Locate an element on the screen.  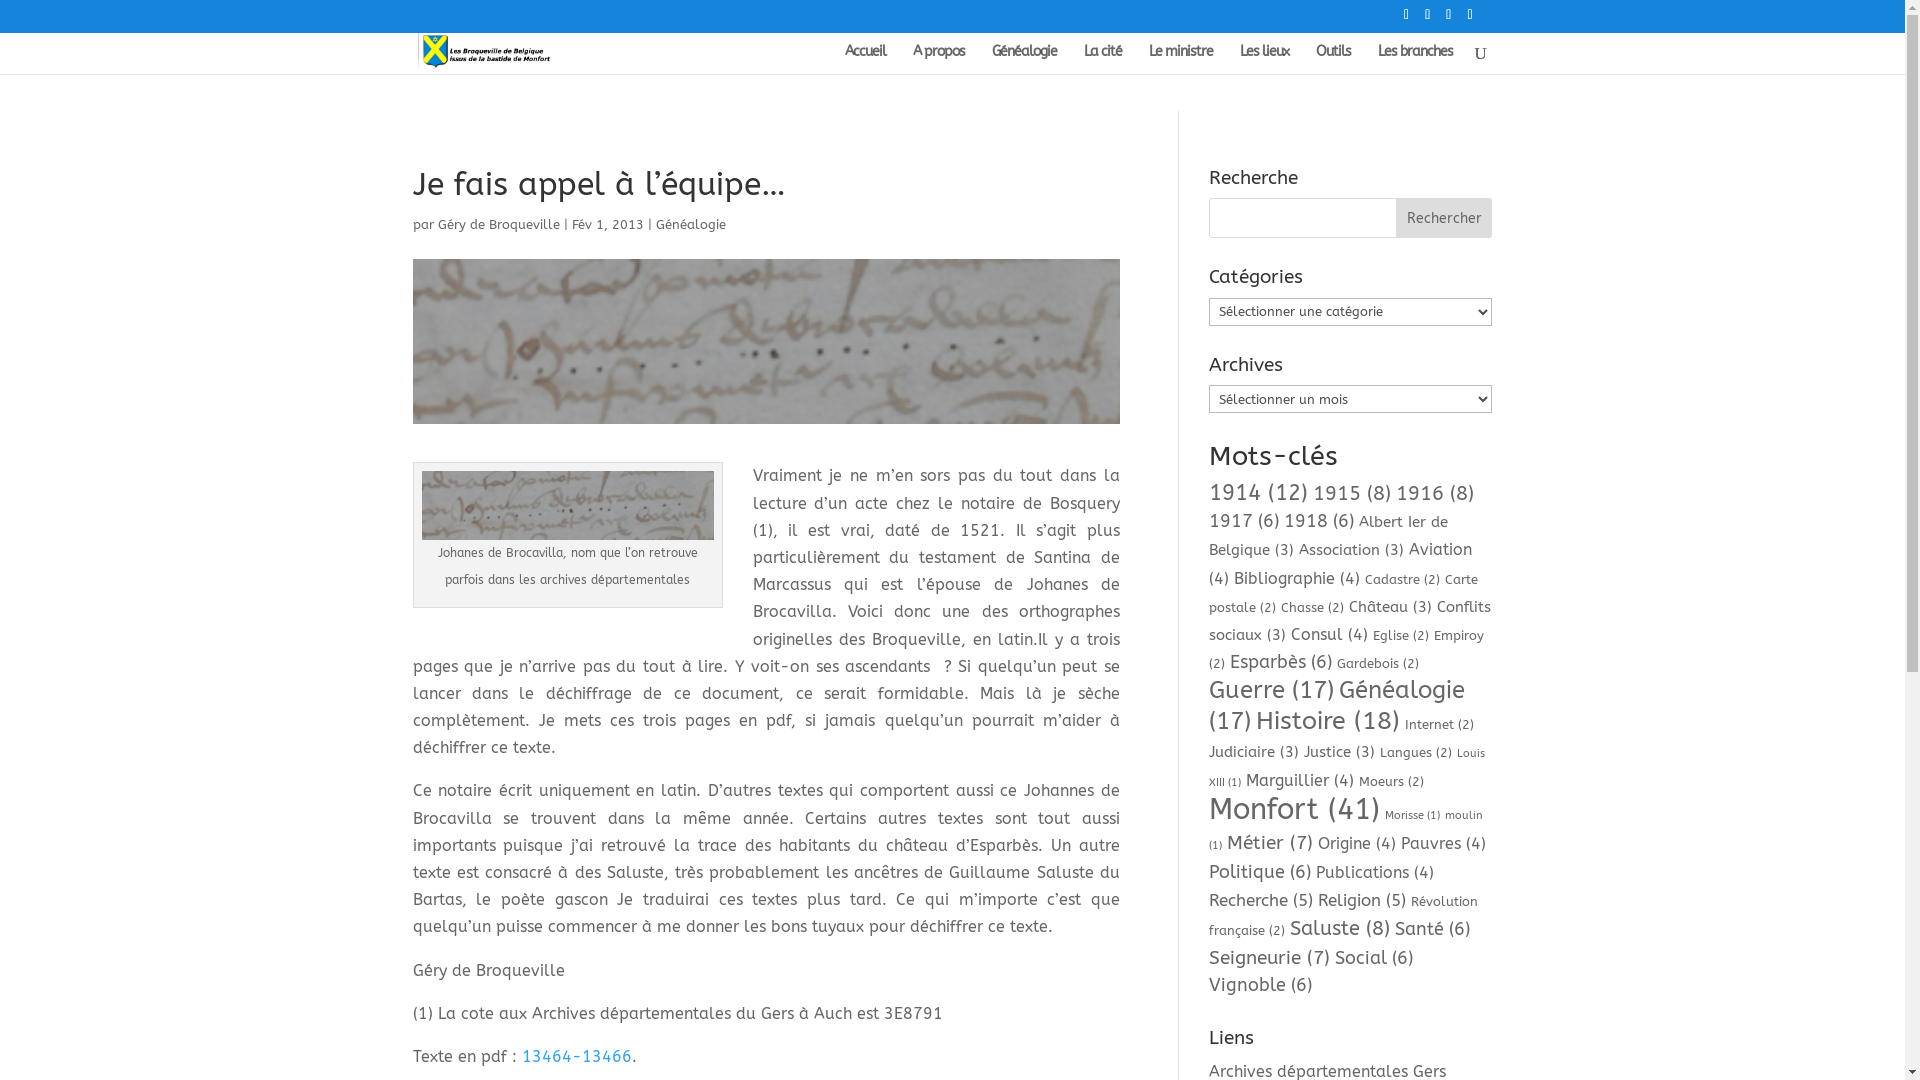
'Aviation (4)' is located at coordinates (1340, 563).